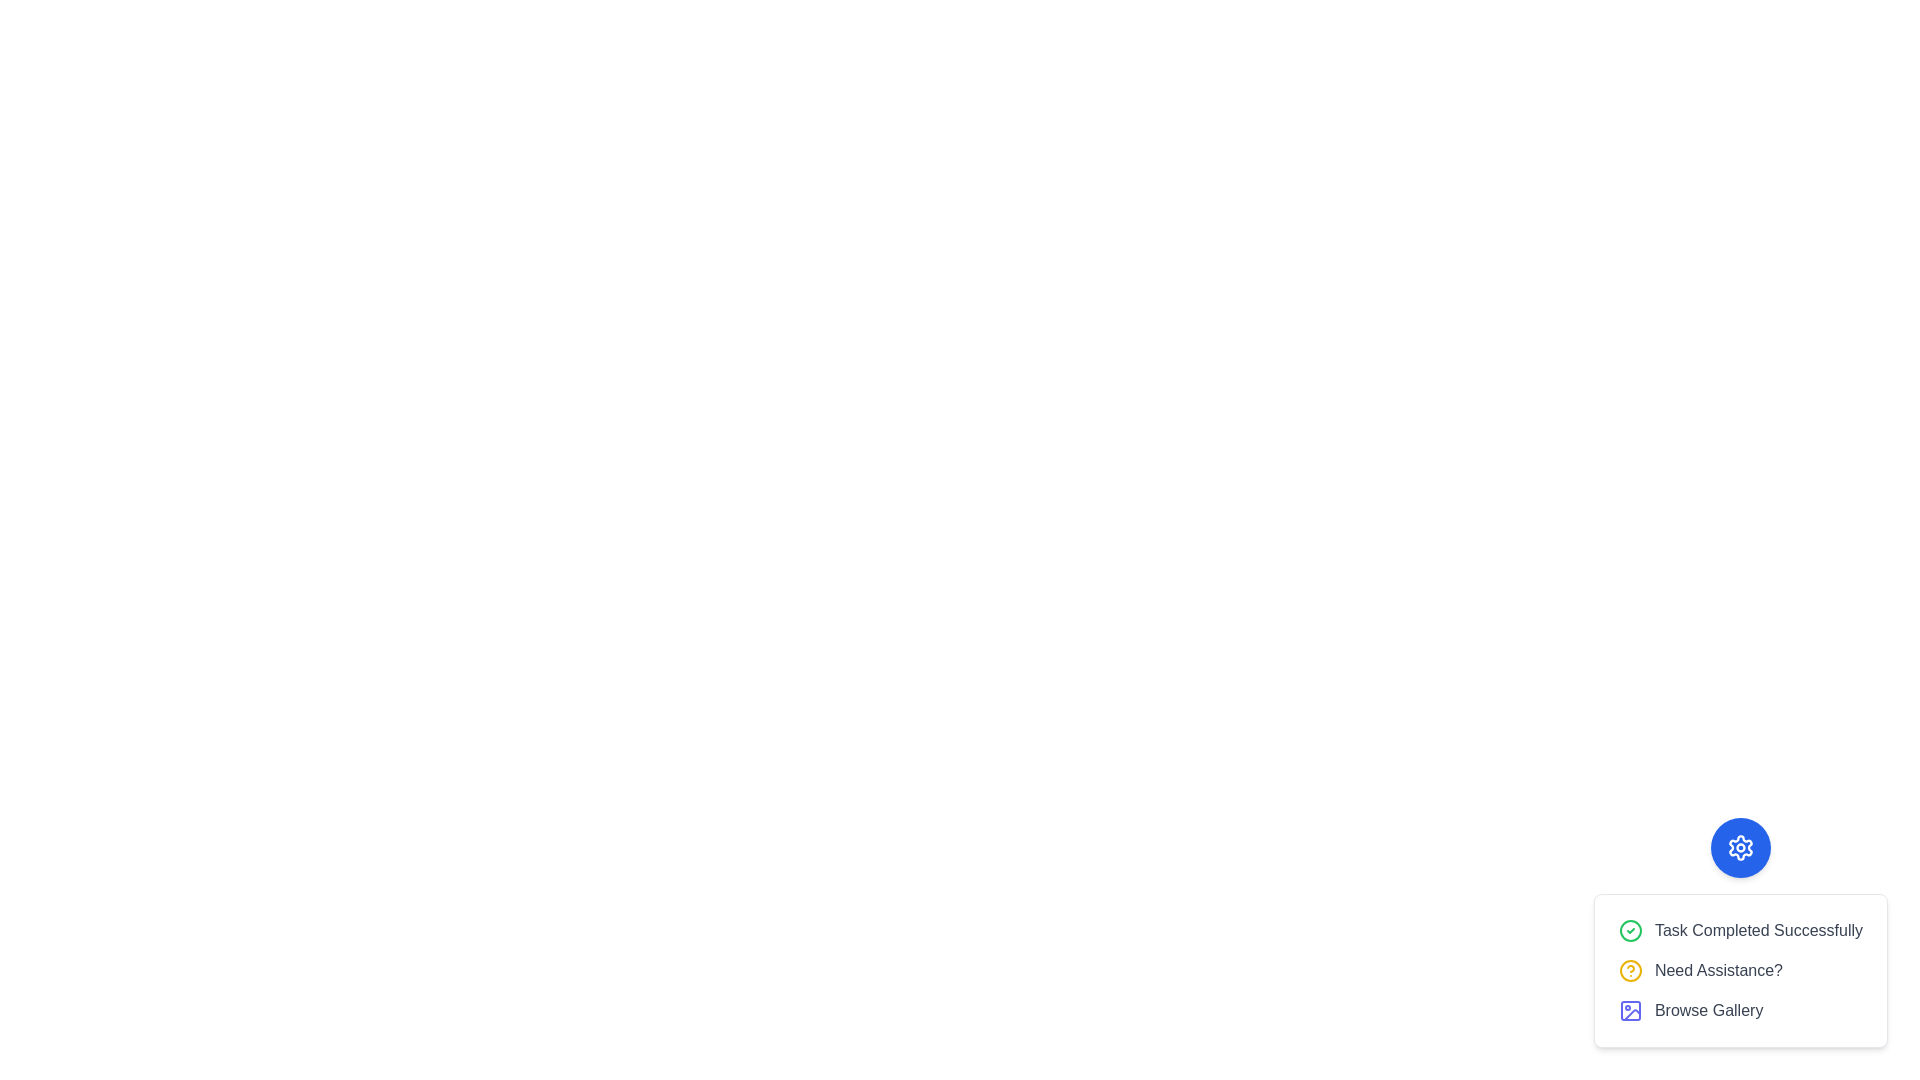 The image size is (1920, 1080). Describe the element at coordinates (1630, 1010) in the screenshot. I see `the largest rectangular component of the icon that serves as a background or structural part of the SVG group` at that location.